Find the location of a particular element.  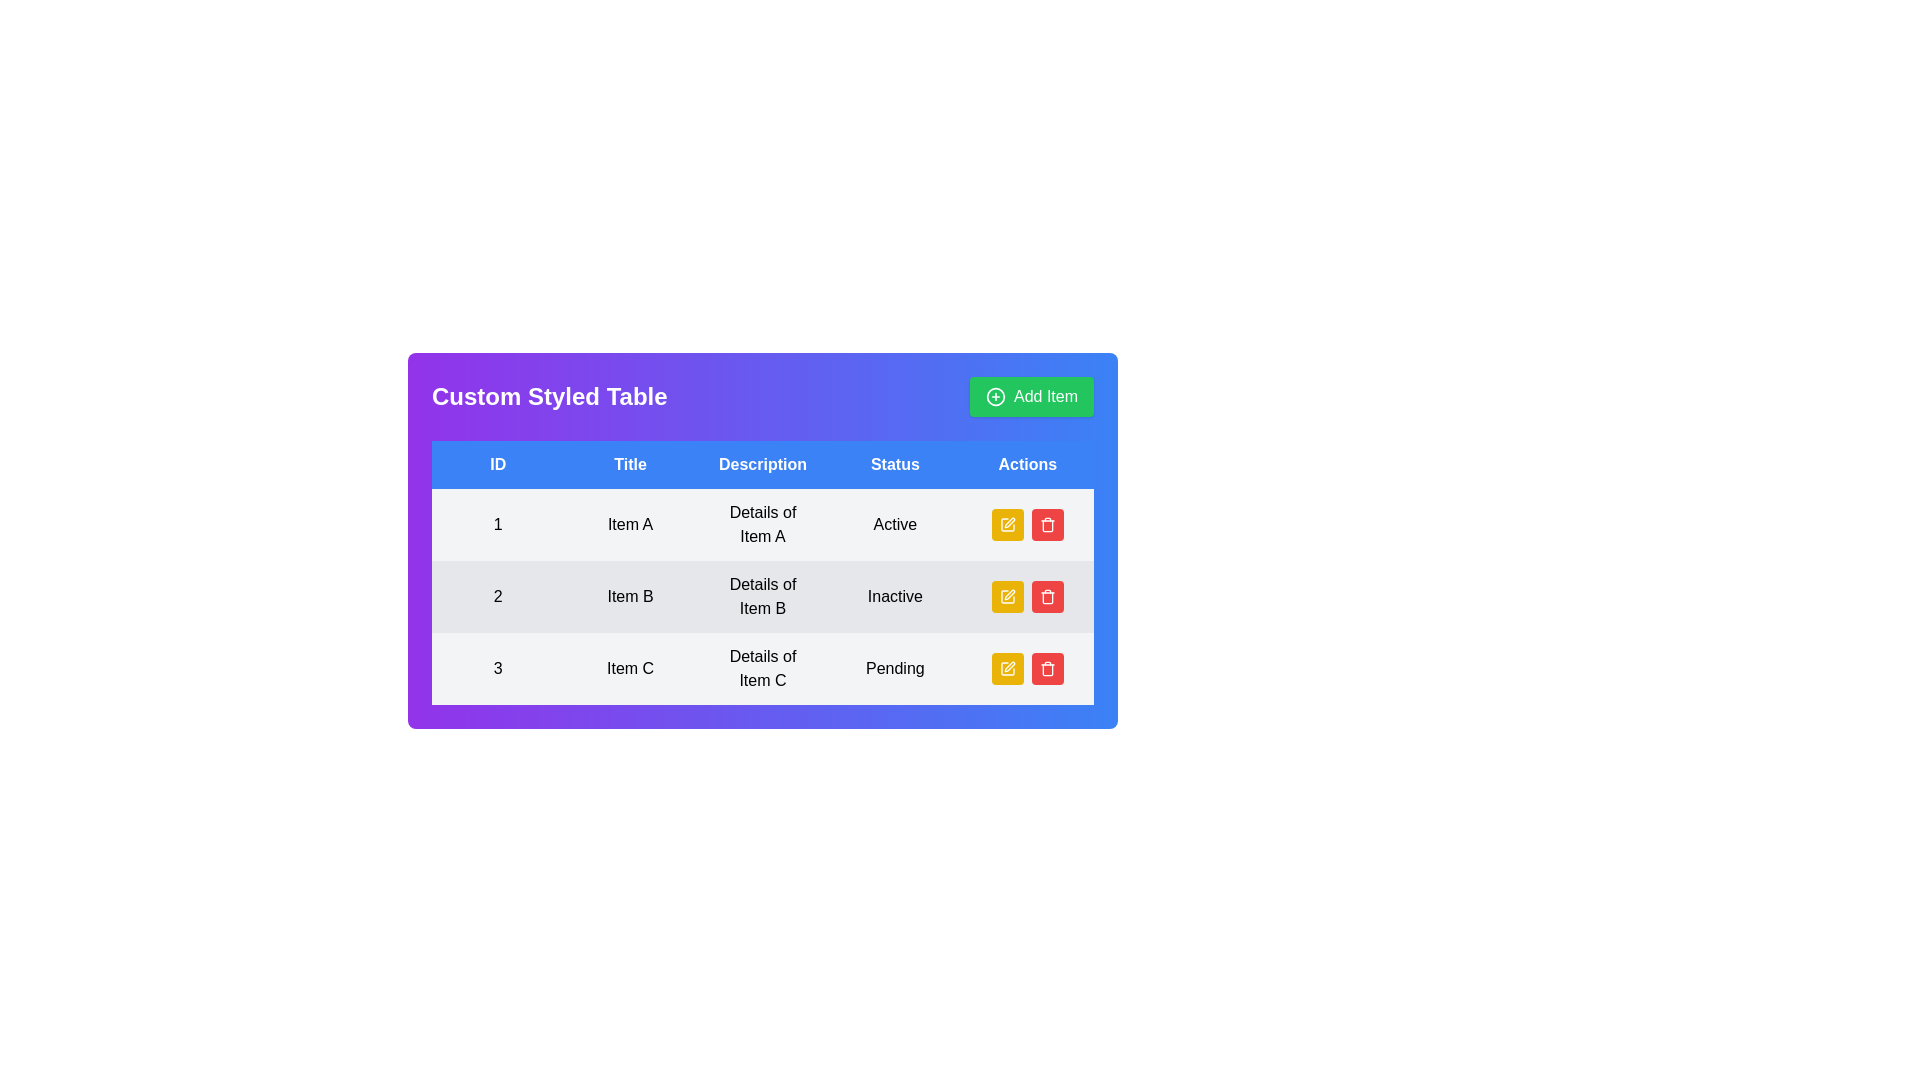

the edit button with a yellow background and white pen icon located in the second row of the 'Actions' column in the table is located at coordinates (1007, 596).